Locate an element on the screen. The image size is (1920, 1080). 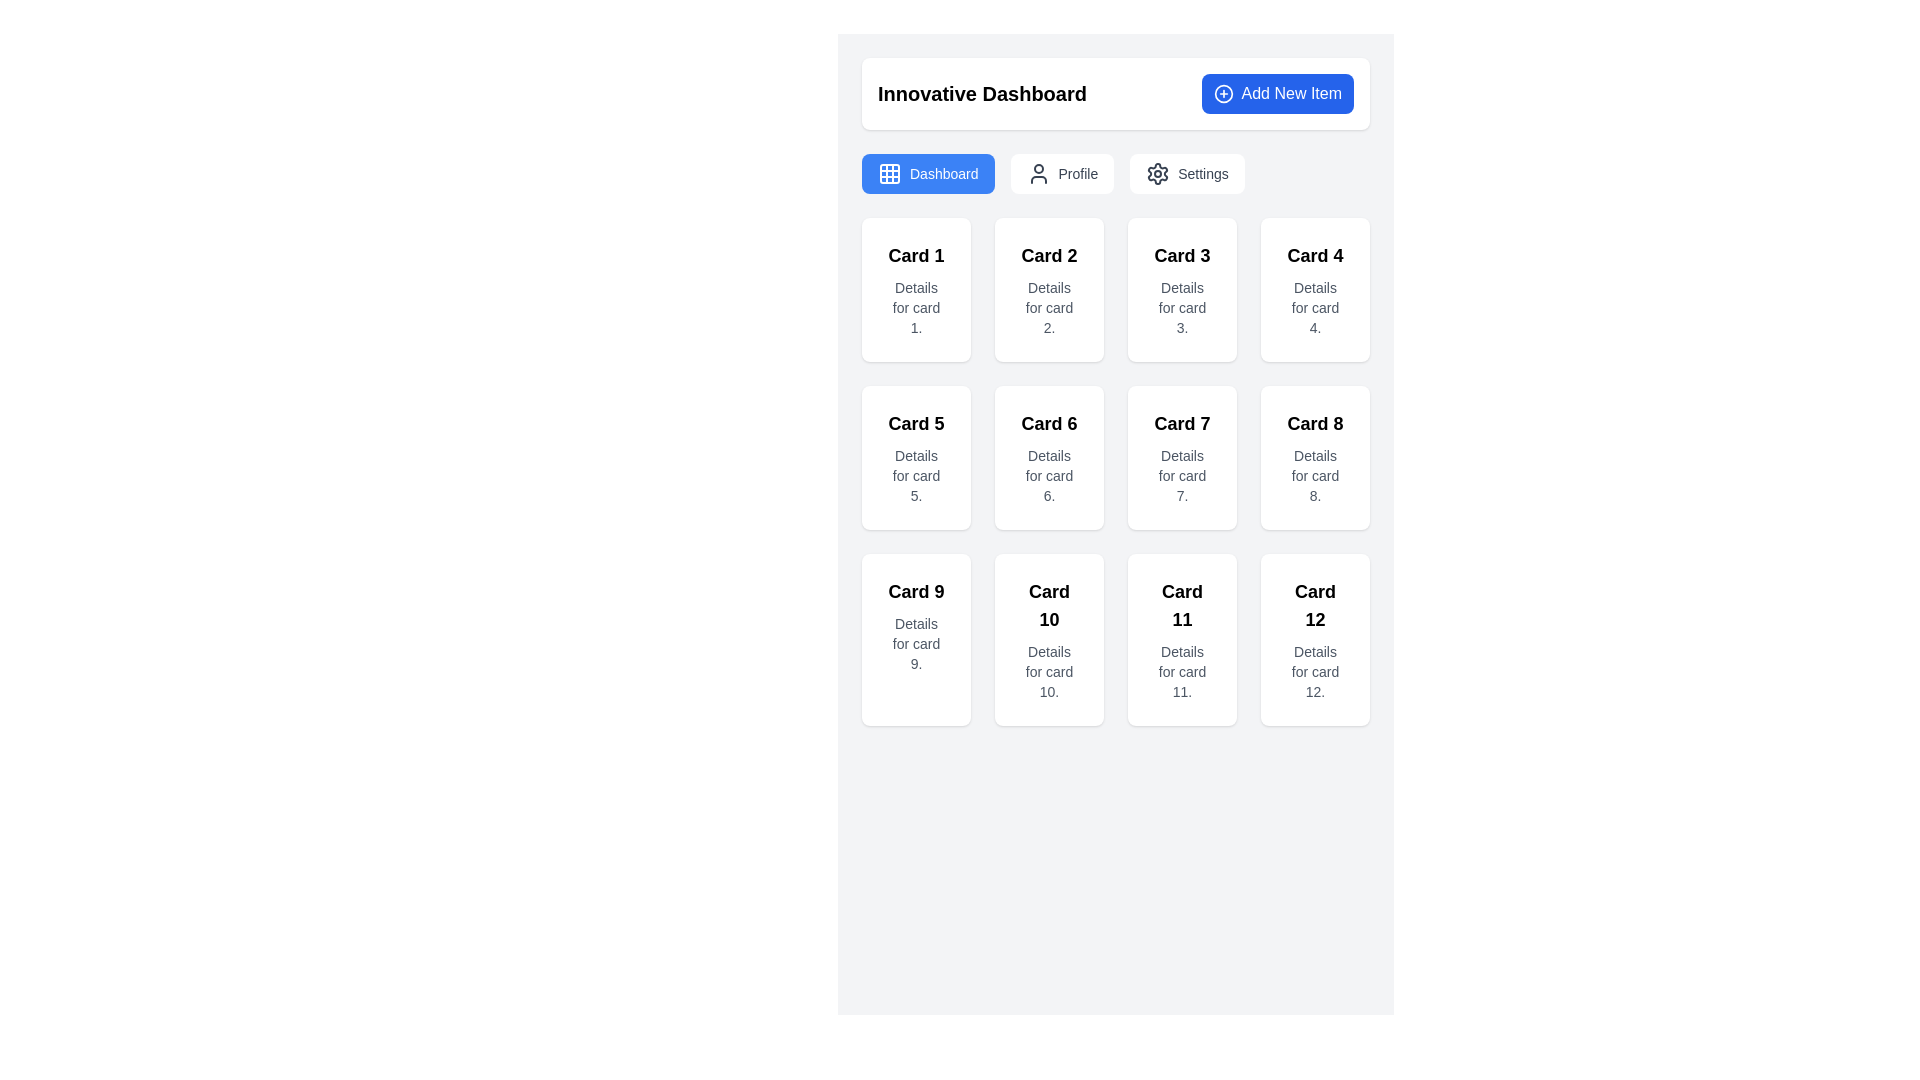
the 'Card 5' text label, which is bold and larger in size, positioned at the top of its rectangular card with rounded corners is located at coordinates (915, 423).